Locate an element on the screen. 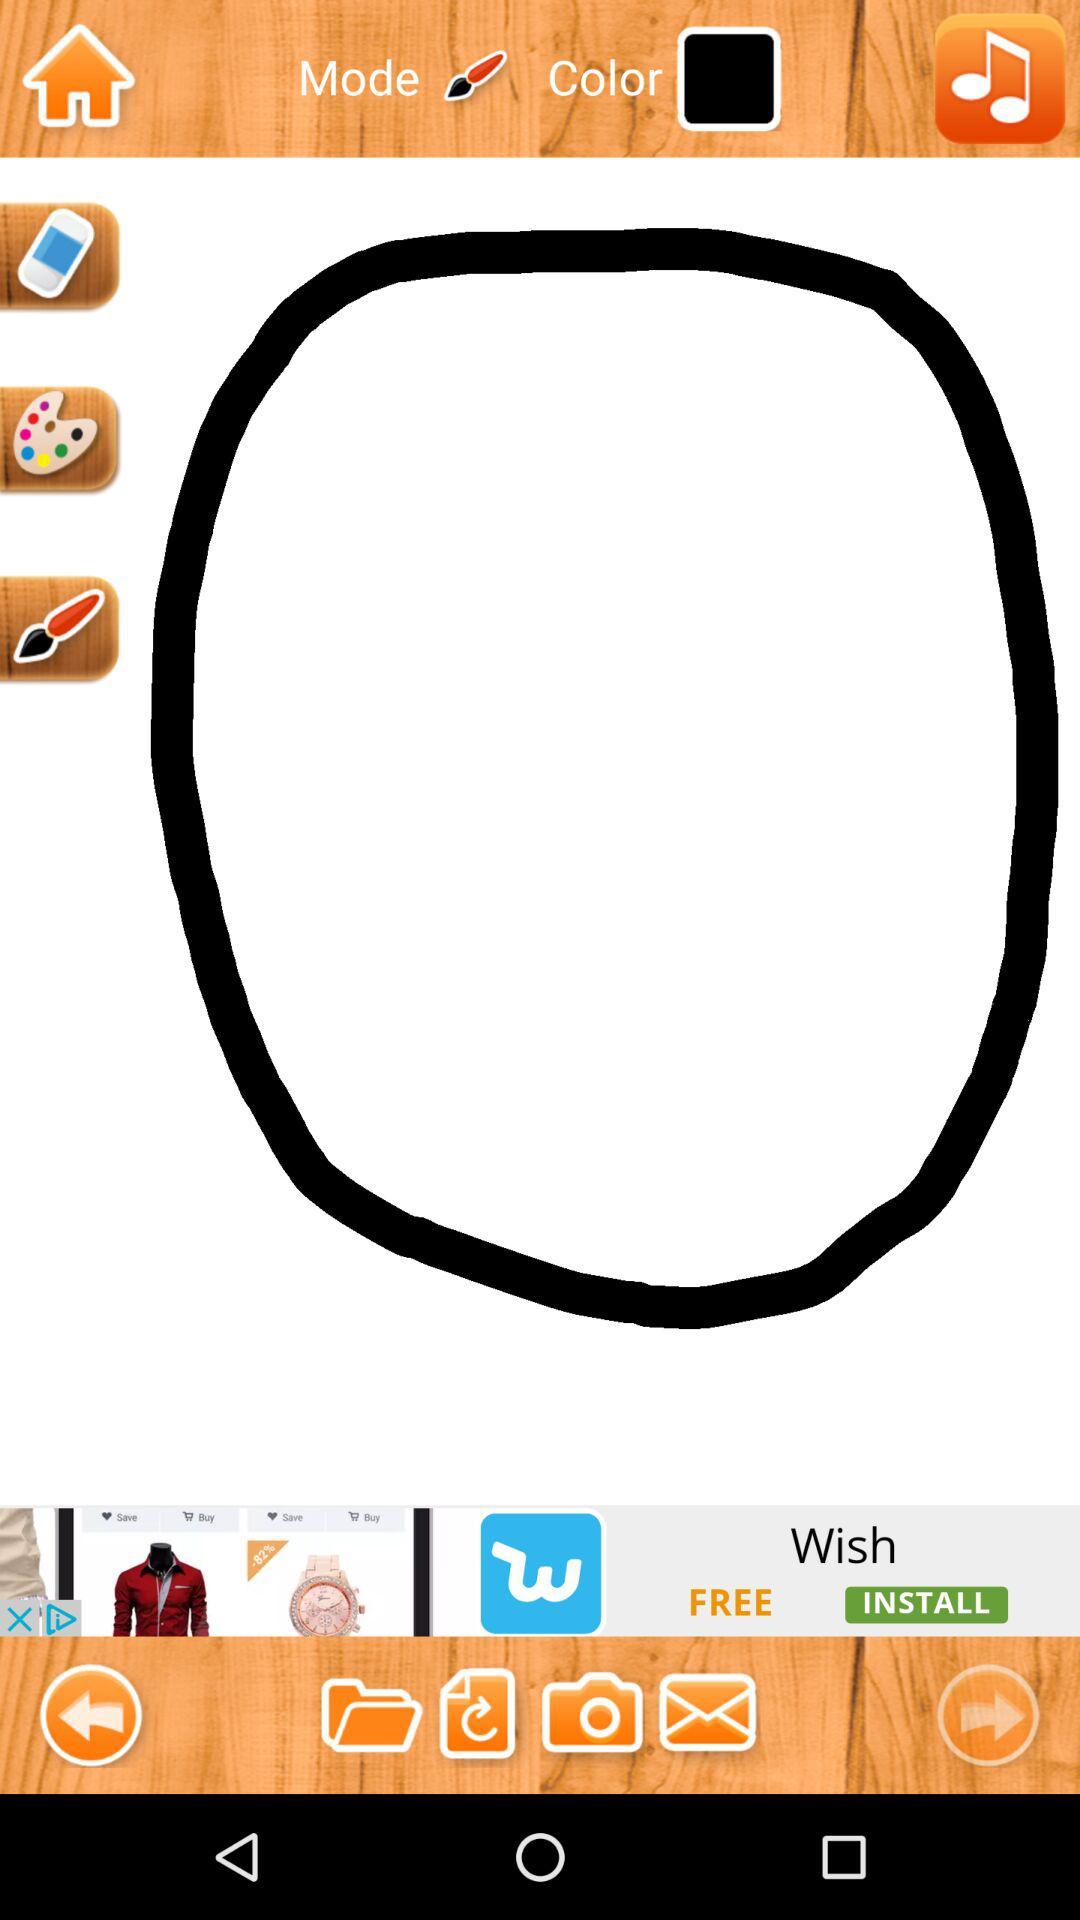 This screenshot has height=1920, width=1080. photo is located at coordinates (591, 1714).